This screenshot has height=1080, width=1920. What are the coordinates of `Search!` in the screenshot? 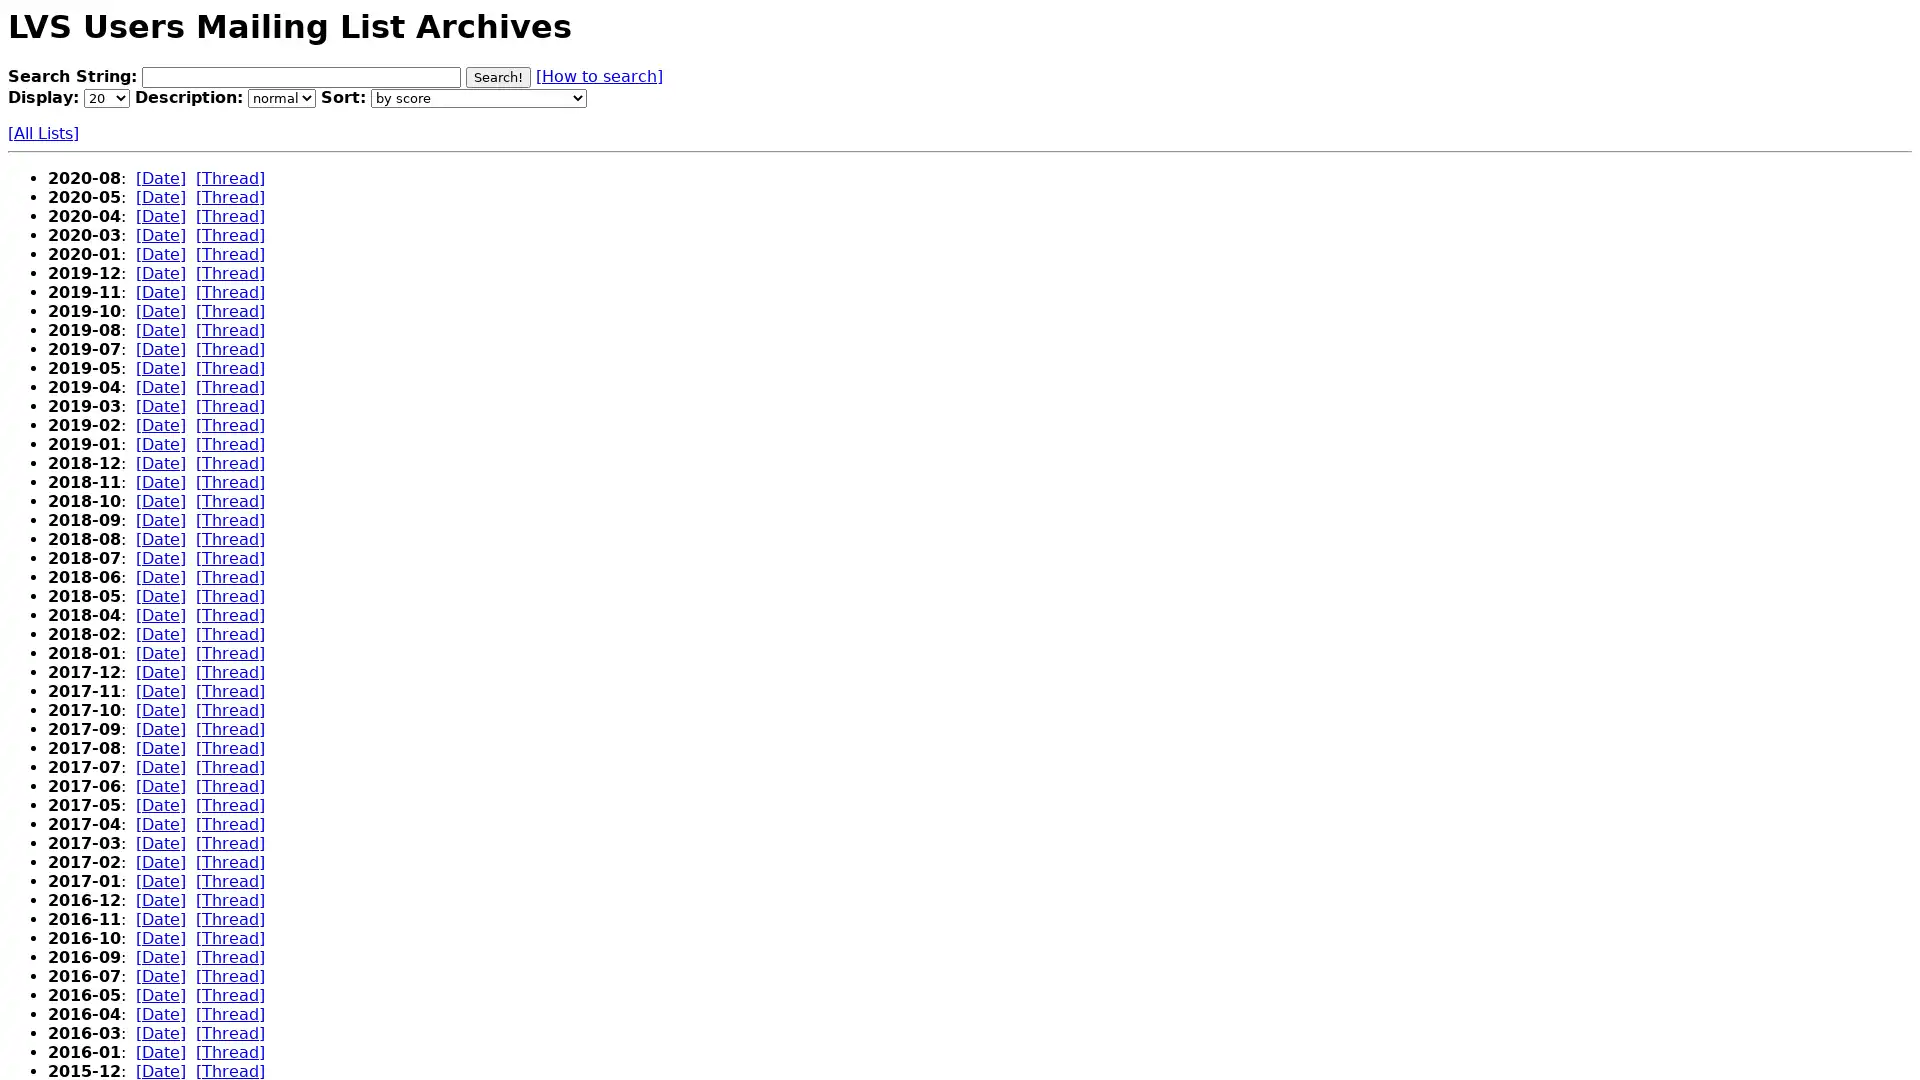 It's located at (498, 76).